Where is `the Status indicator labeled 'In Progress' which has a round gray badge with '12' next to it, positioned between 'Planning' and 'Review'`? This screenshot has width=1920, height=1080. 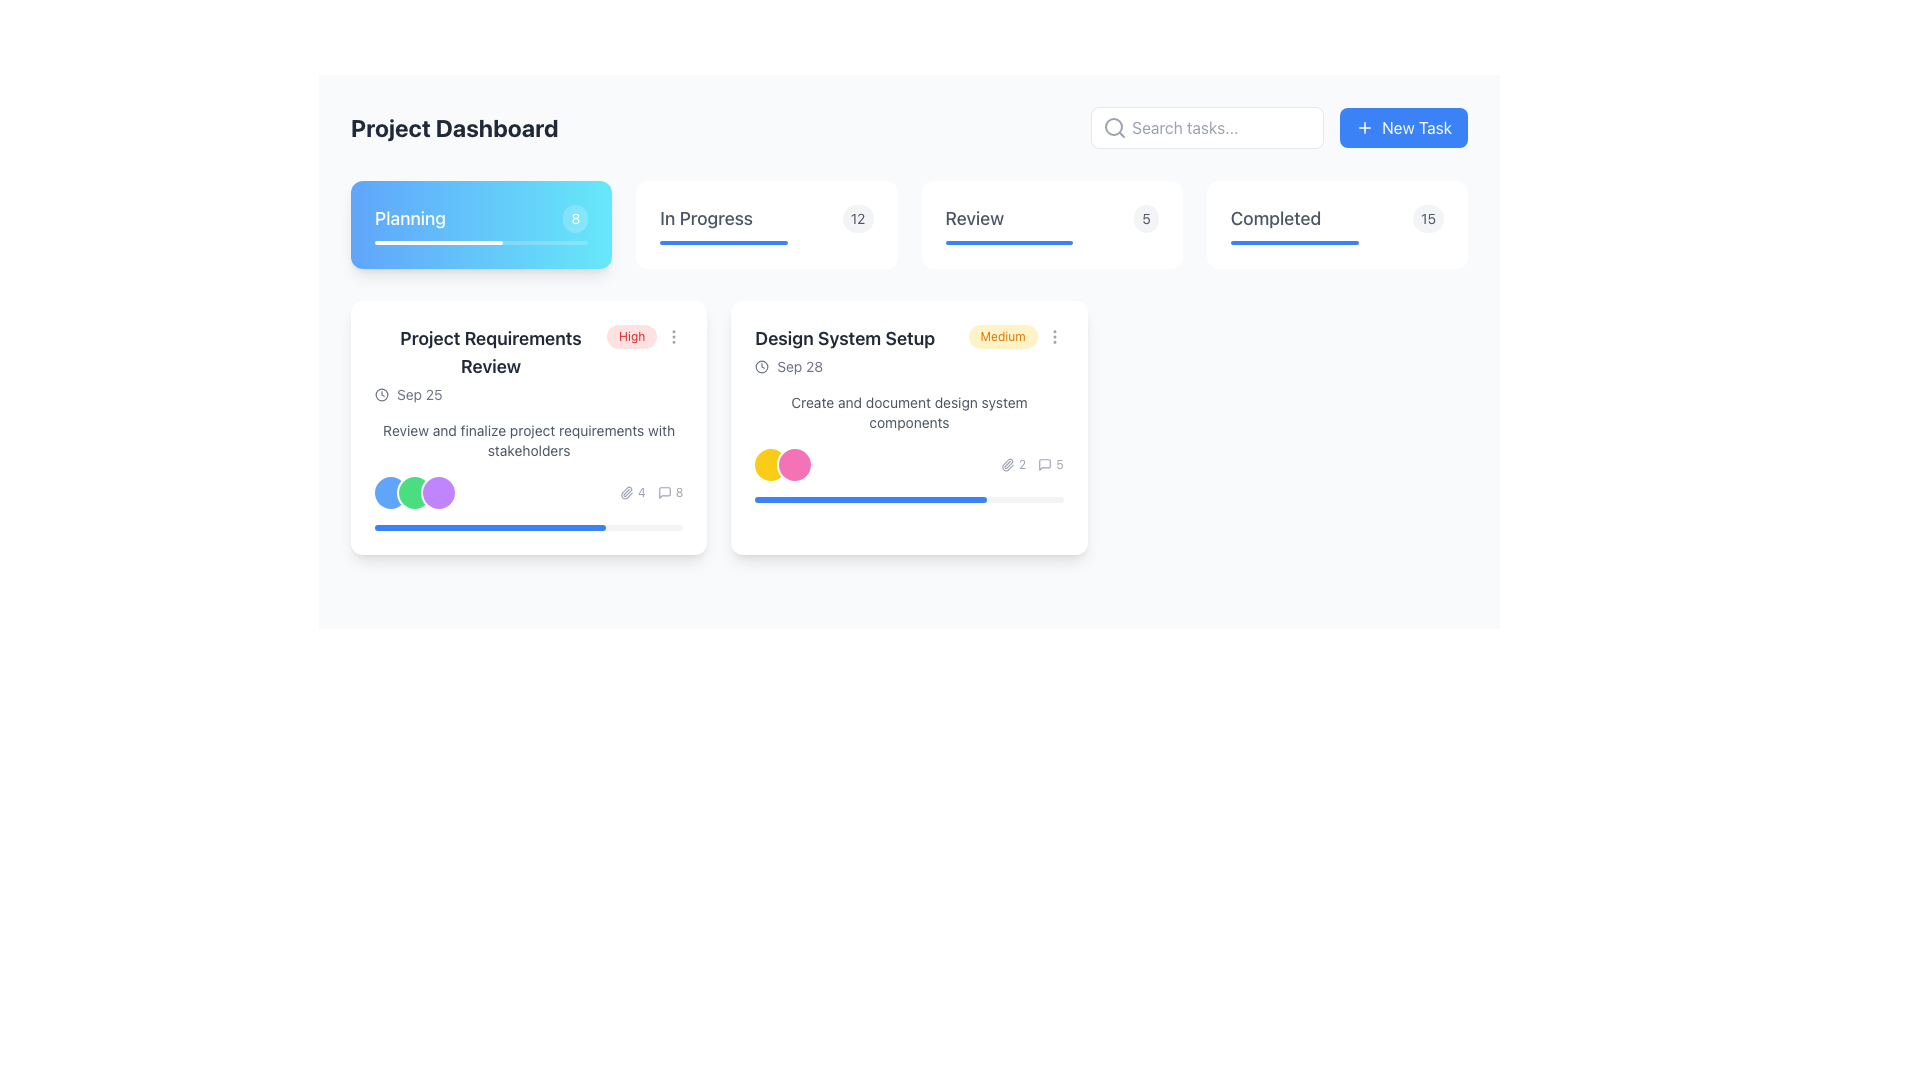 the Status indicator labeled 'In Progress' which has a round gray badge with '12' next to it, positioned between 'Planning' and 'Review' is located at coordinates (765, 219).